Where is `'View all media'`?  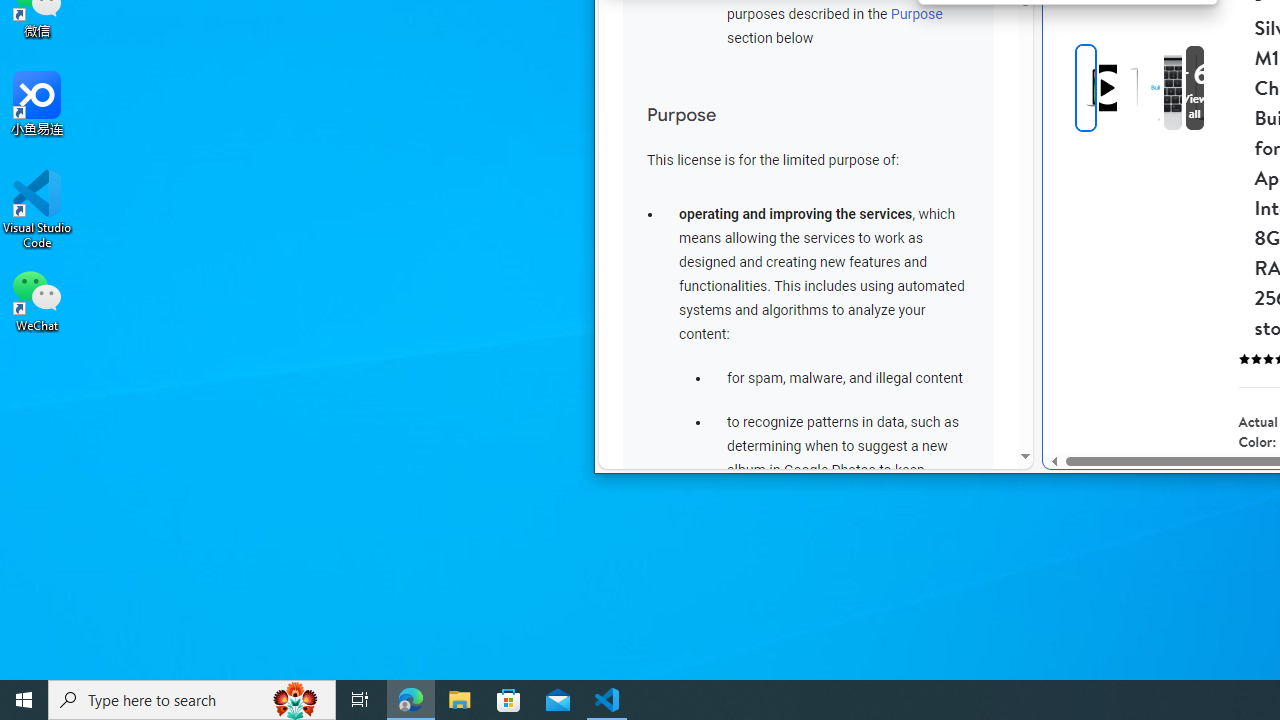
'View all media' is located at coordinates (1226, 87).